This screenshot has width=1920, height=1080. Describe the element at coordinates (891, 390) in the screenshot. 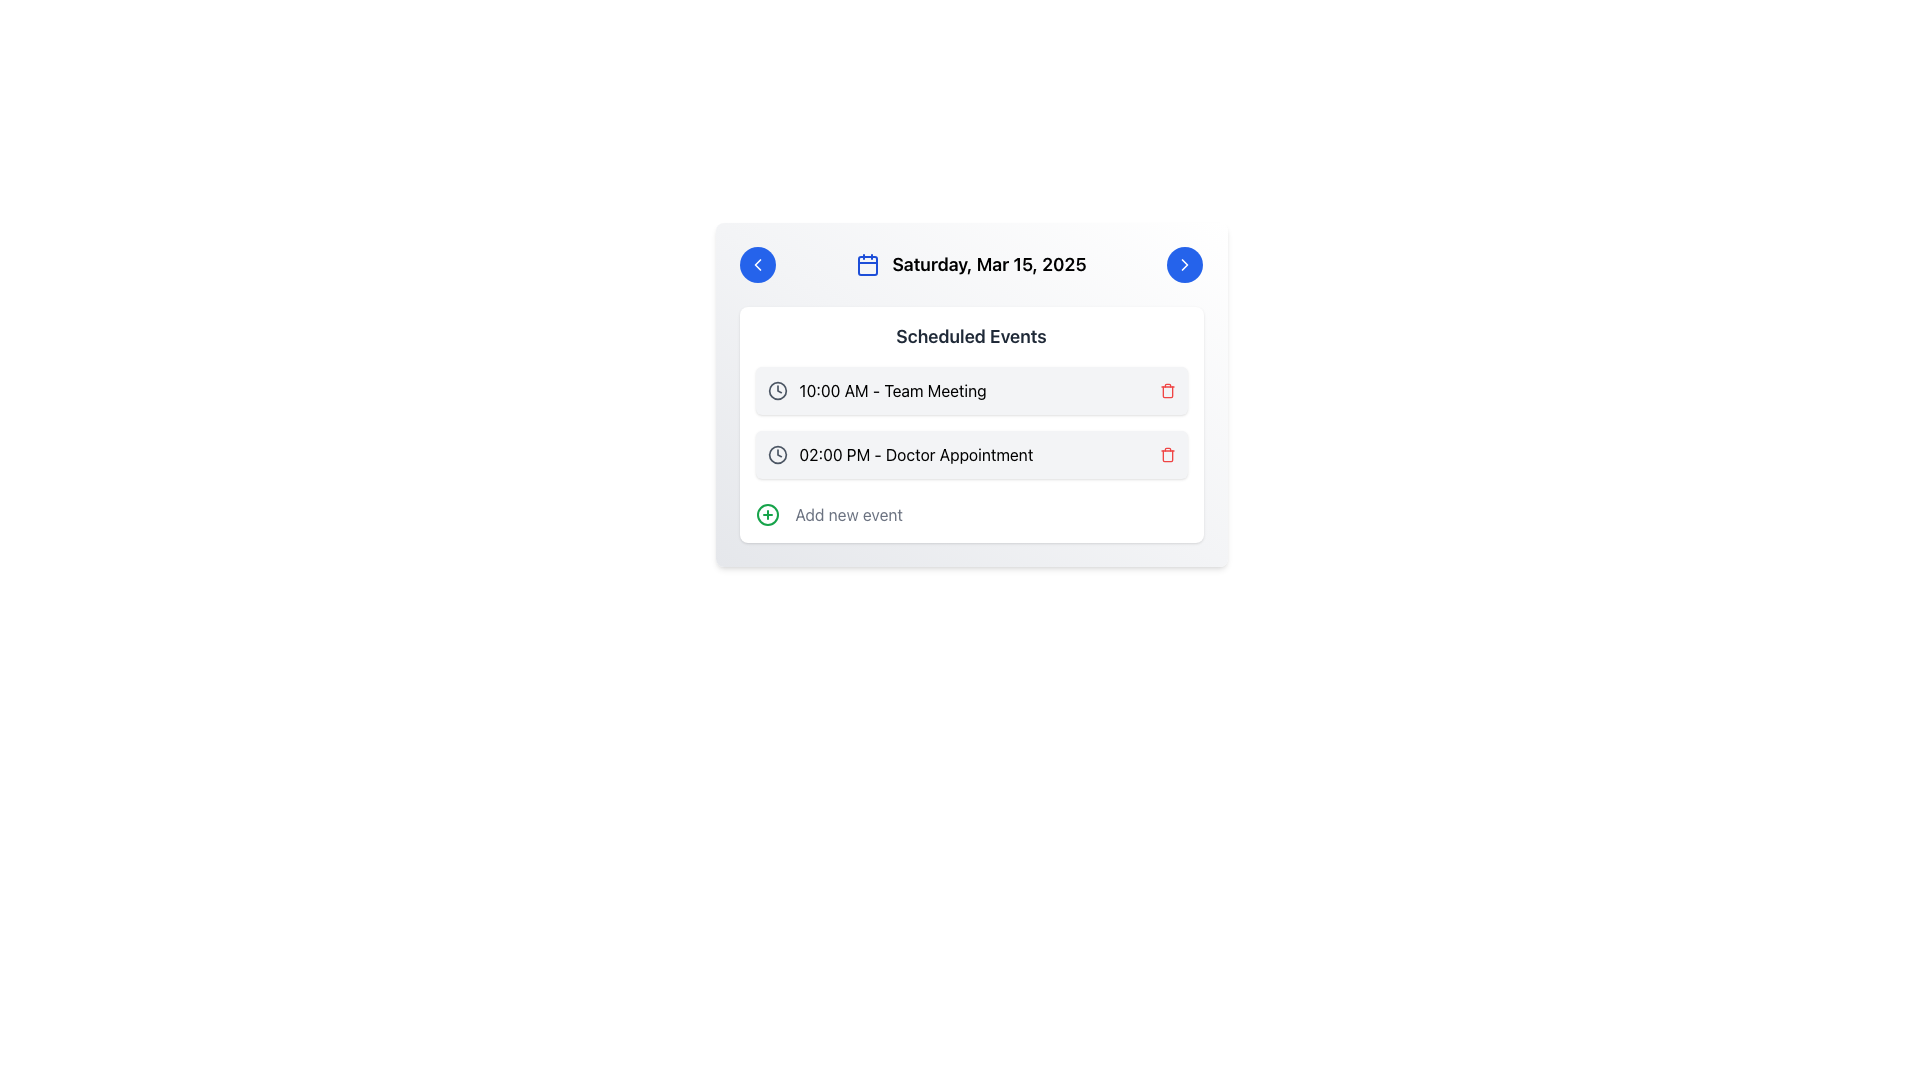

I see `the informational text label indicating the timing and title of the scheduled meeting, which is located to the right of a clock icon in the first event of the 'Scheduled Events' section` at that location.